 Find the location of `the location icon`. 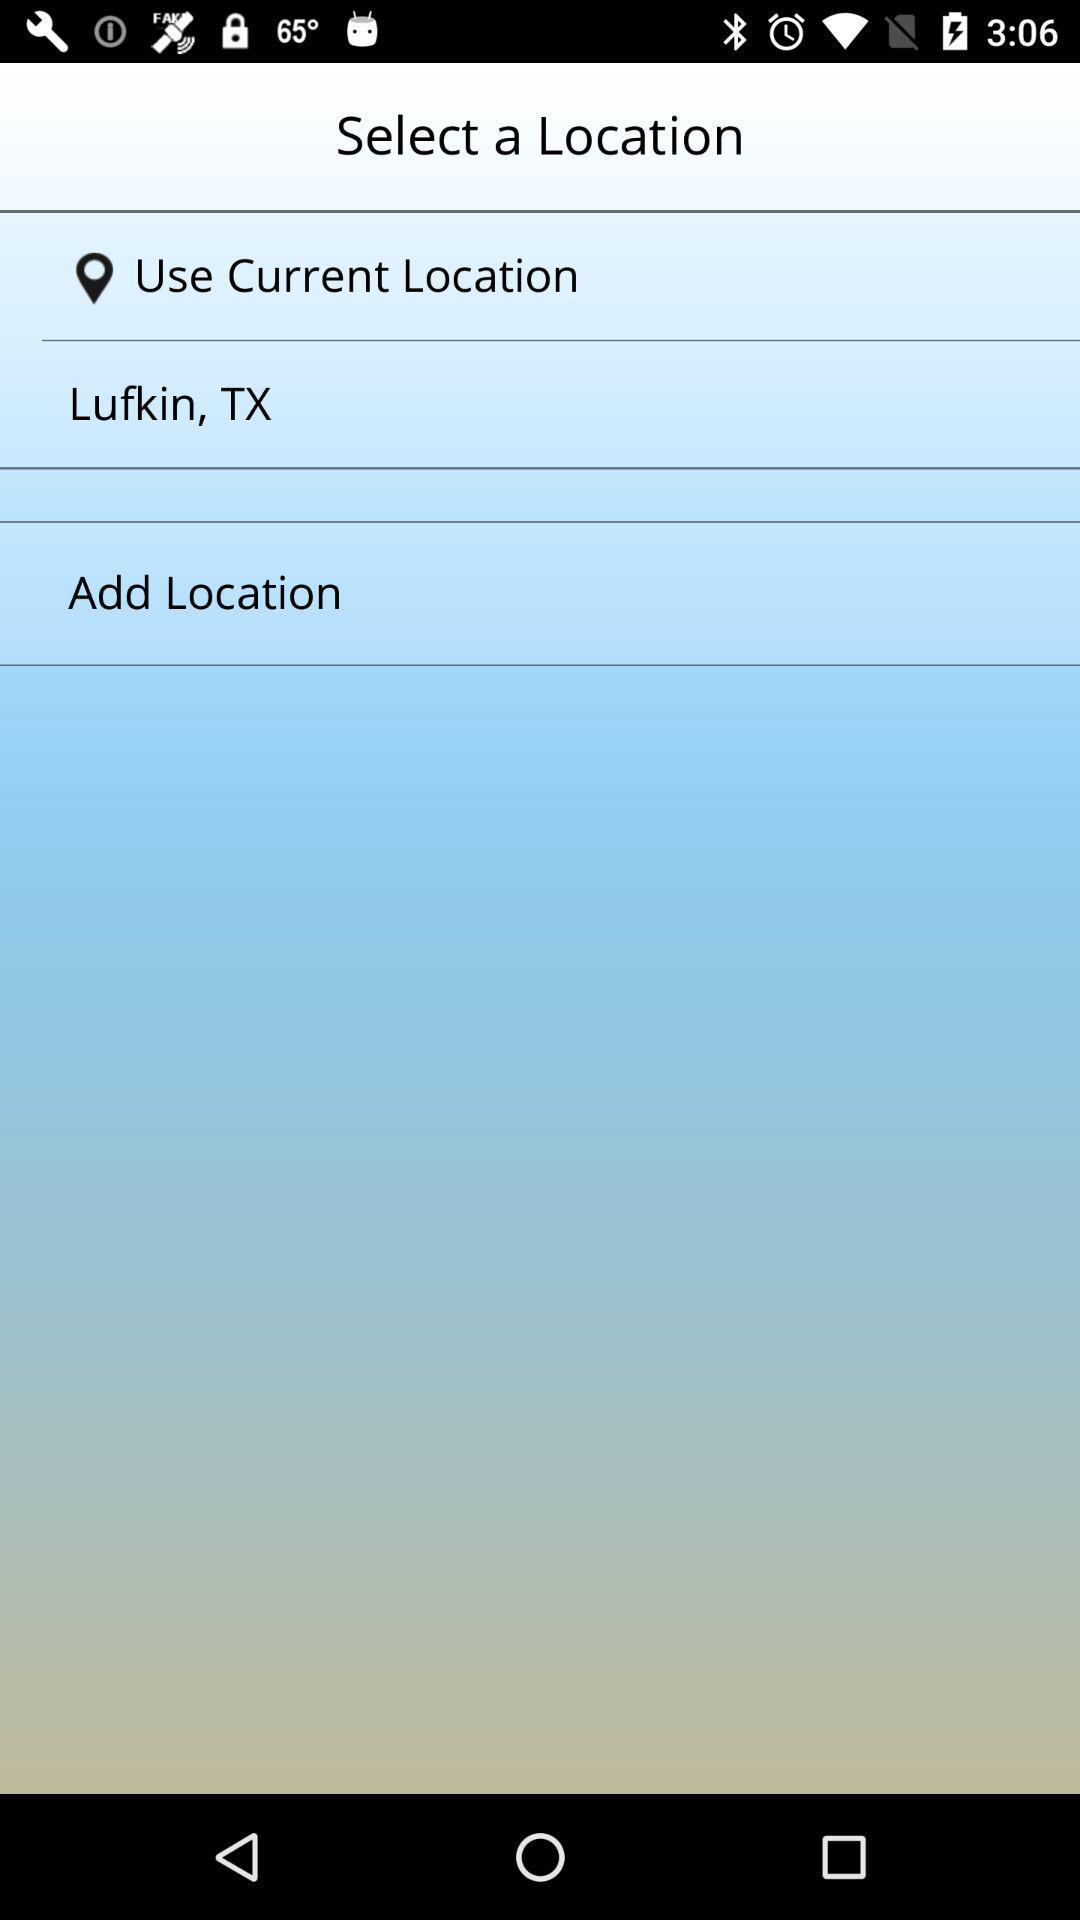

the location icon is located at coordinates (94, 277).